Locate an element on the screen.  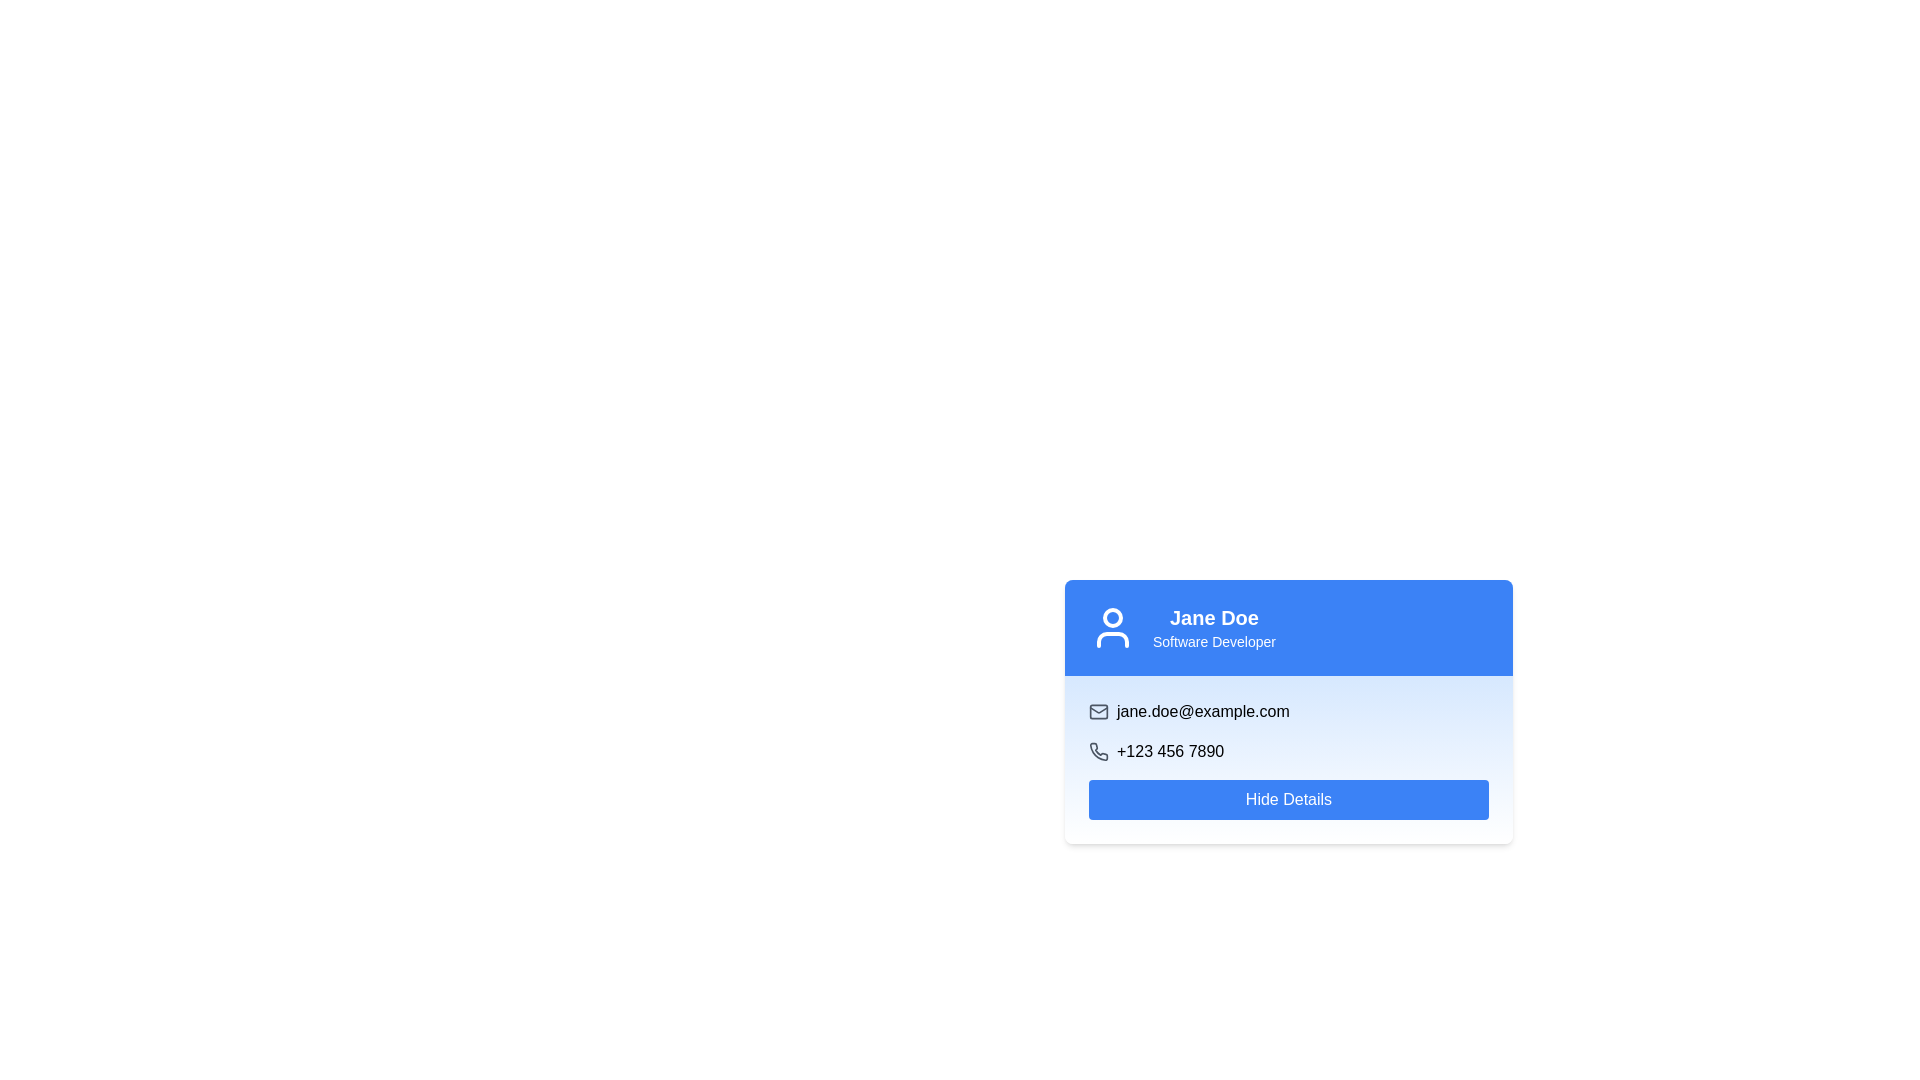
the gray phone icon located before the phone number '+123 456 7890' at the bottom left of the card is located at coordinates (1098, 752).